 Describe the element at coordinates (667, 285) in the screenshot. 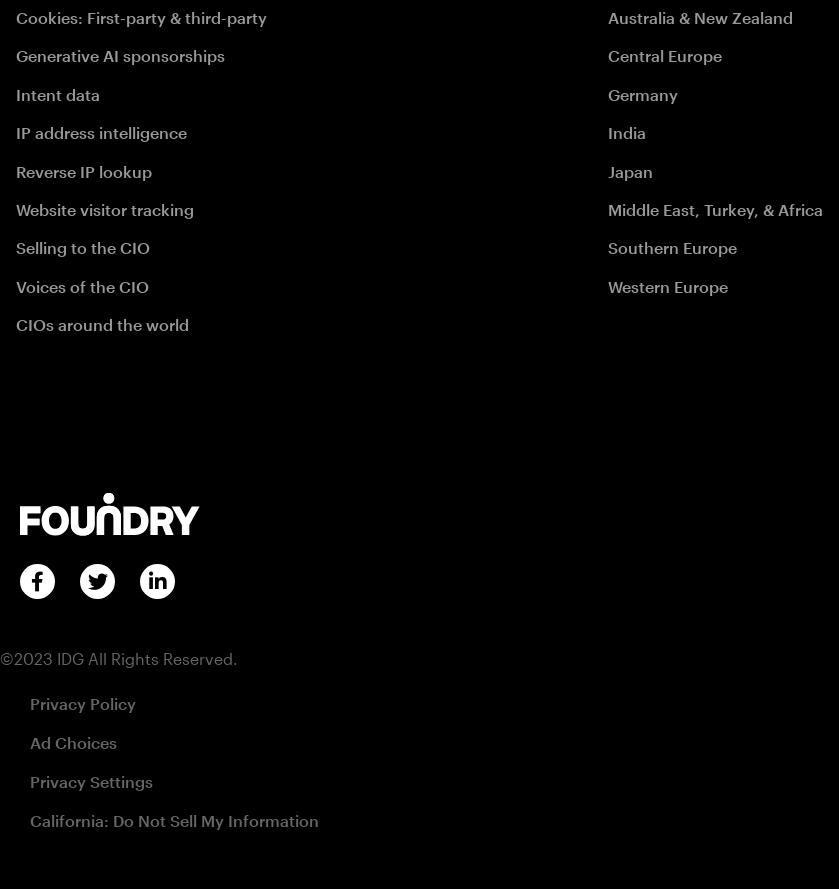

I see `'Western Europe'` at that location.